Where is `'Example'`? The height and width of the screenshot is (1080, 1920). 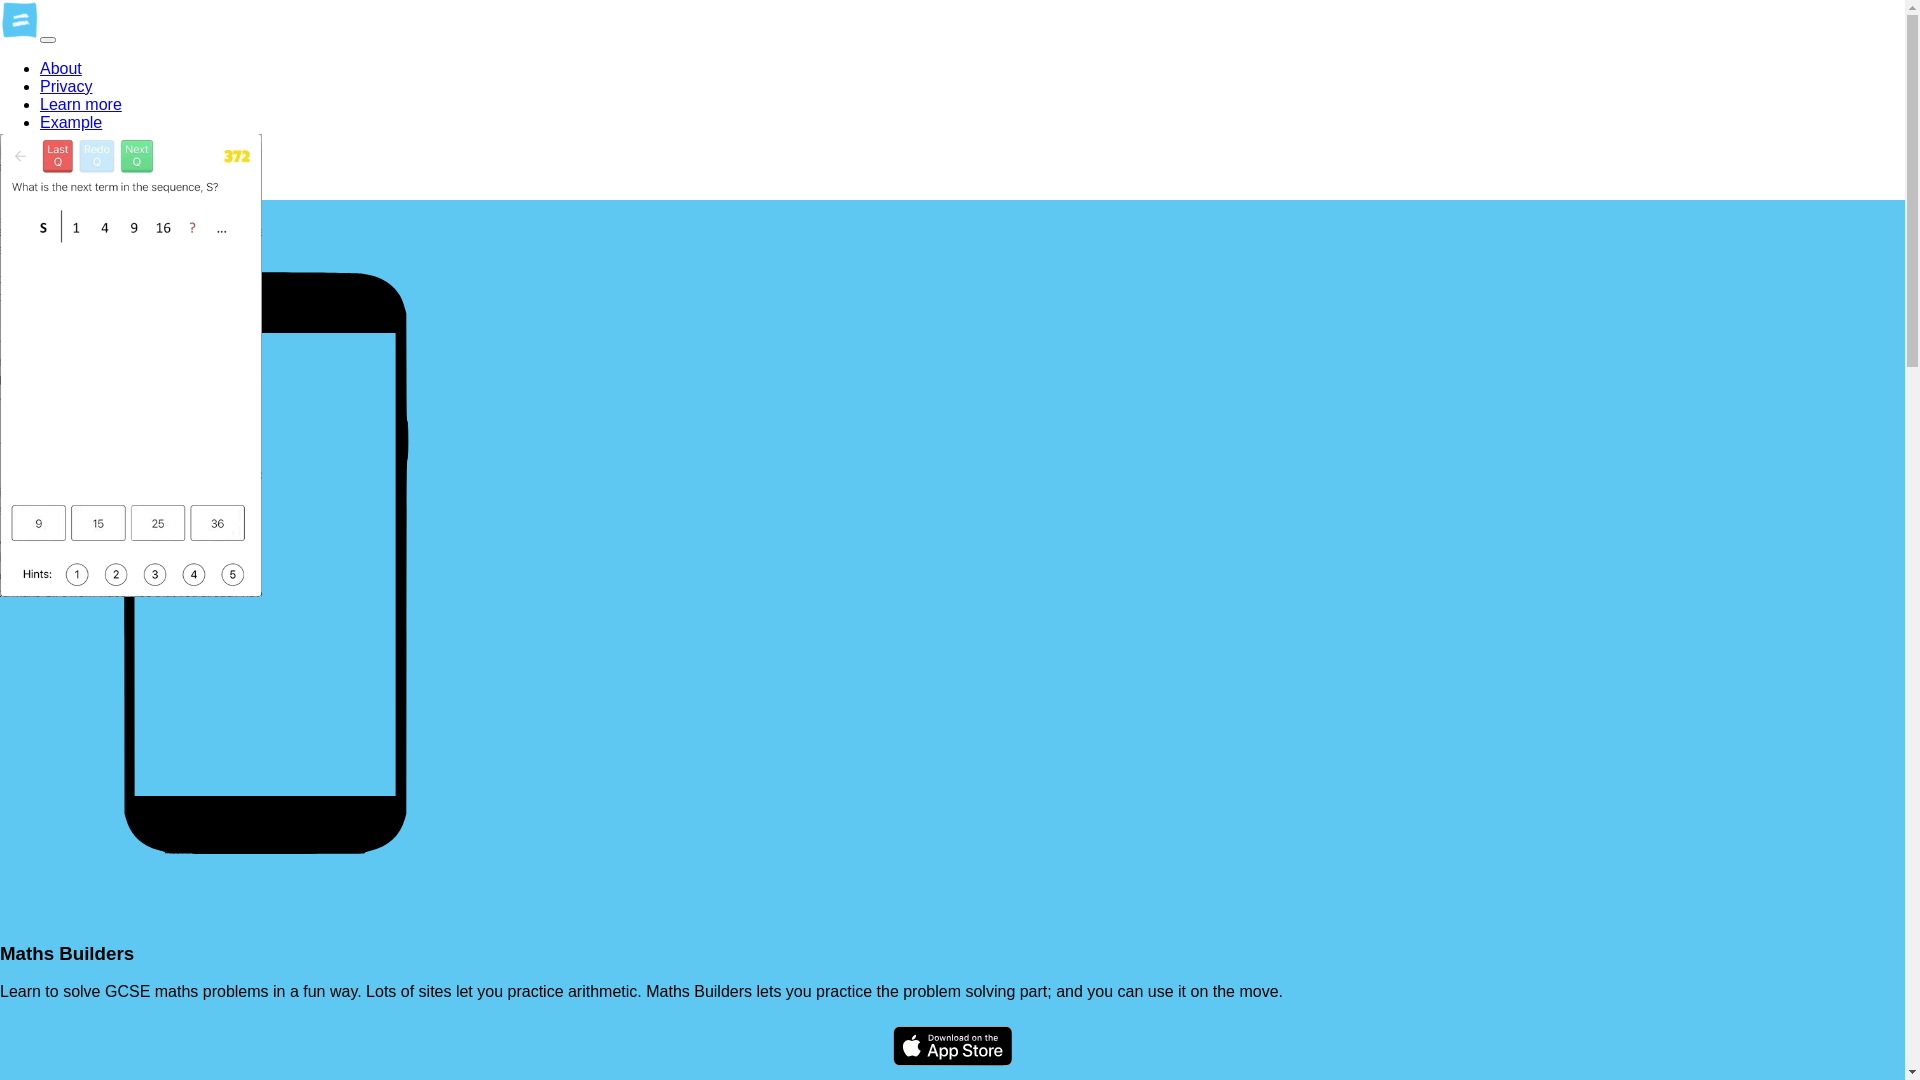
'Example' is located at coordinates (39, 122).